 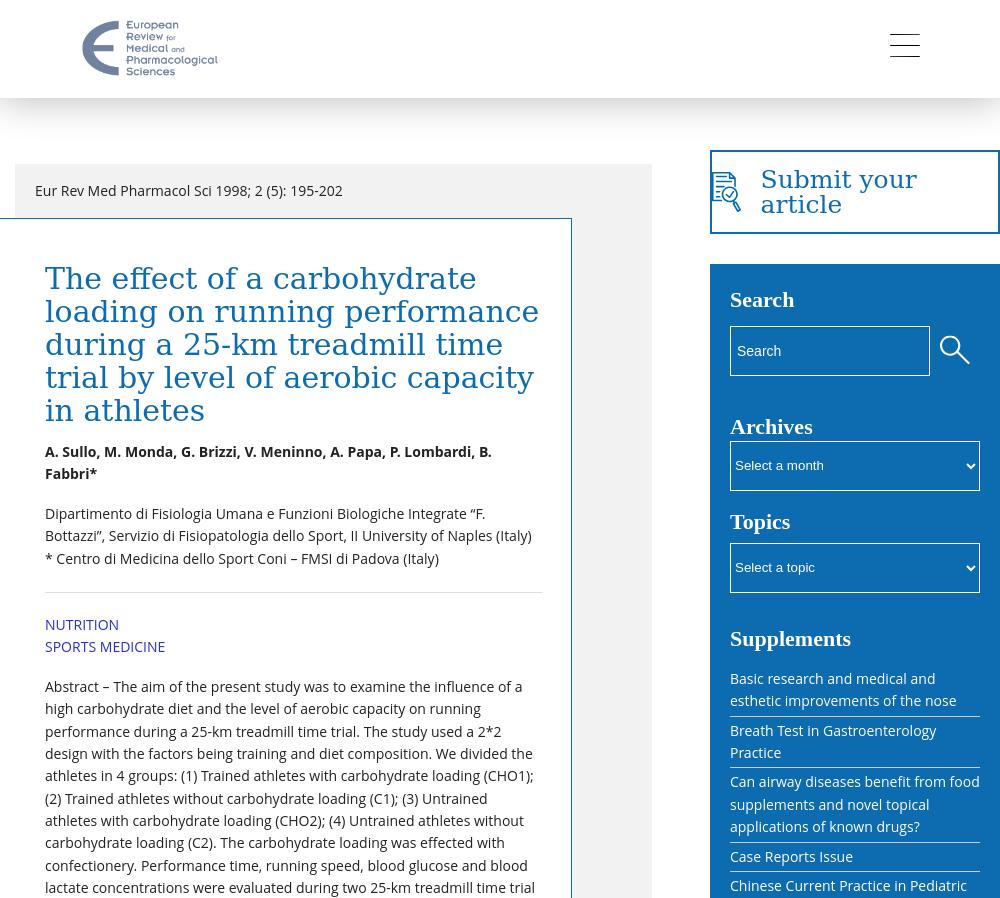 I want to click on '* Centro di Medicina dello Sport Coni – FMSI di Padova (Italy)', so click(x=240, y=556).